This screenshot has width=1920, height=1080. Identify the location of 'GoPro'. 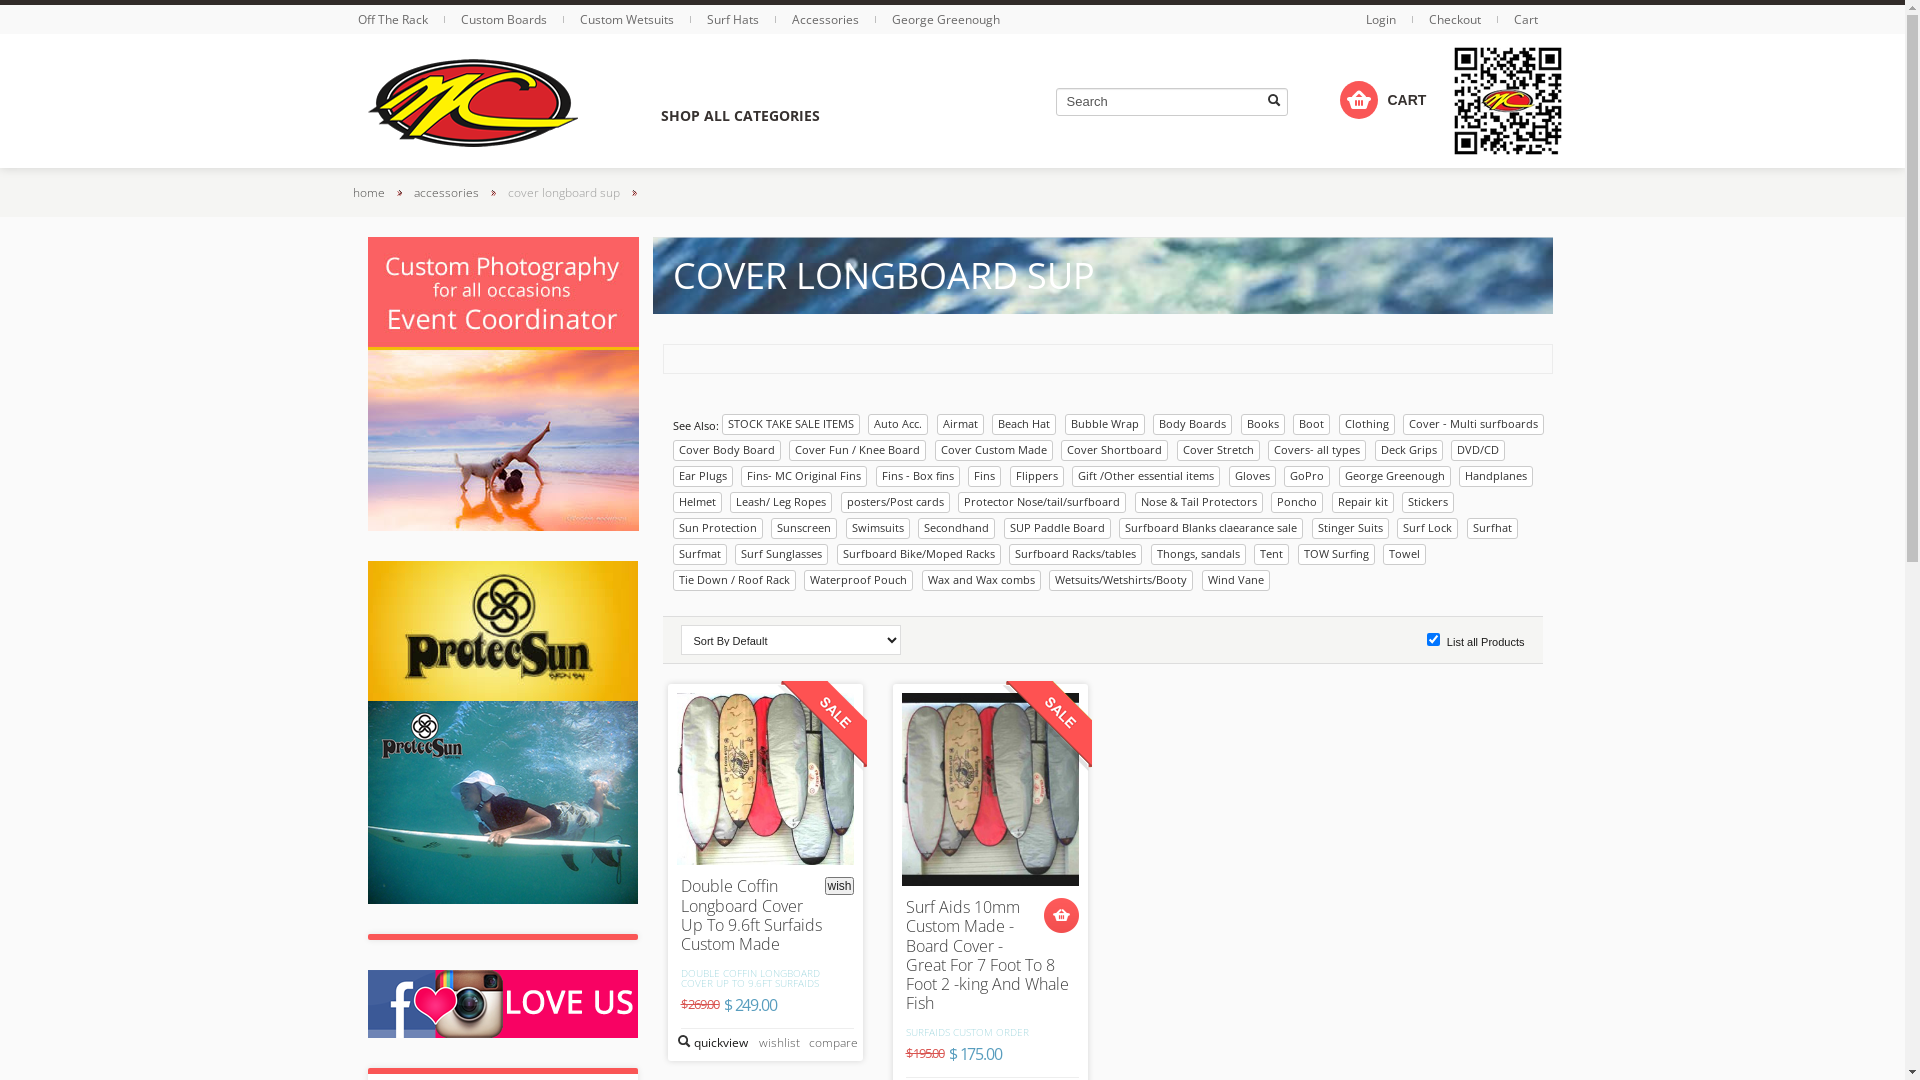
(1306, 476).